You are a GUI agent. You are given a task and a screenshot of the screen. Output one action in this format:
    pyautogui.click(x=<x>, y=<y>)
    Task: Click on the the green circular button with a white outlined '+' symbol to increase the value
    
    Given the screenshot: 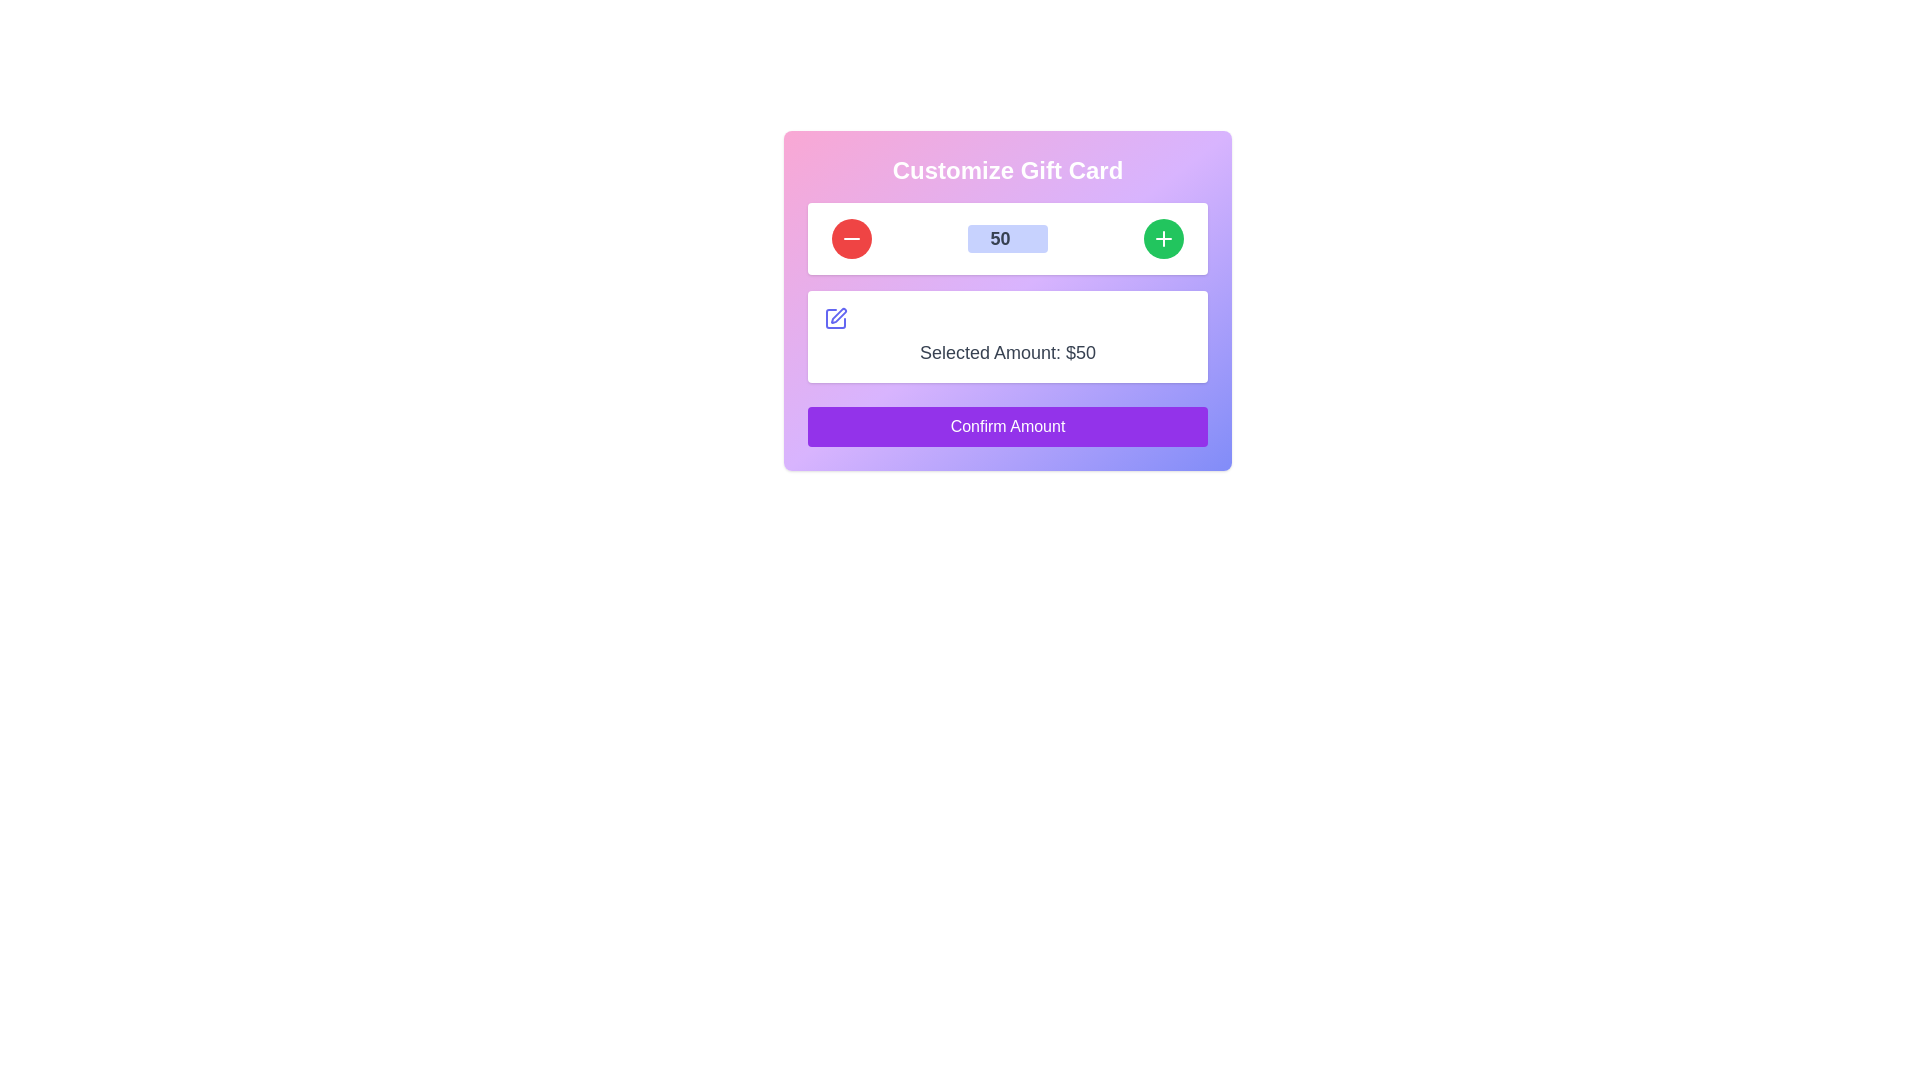 What is the action you would take?
    pyautogui.click(x=1163, y=238)
    